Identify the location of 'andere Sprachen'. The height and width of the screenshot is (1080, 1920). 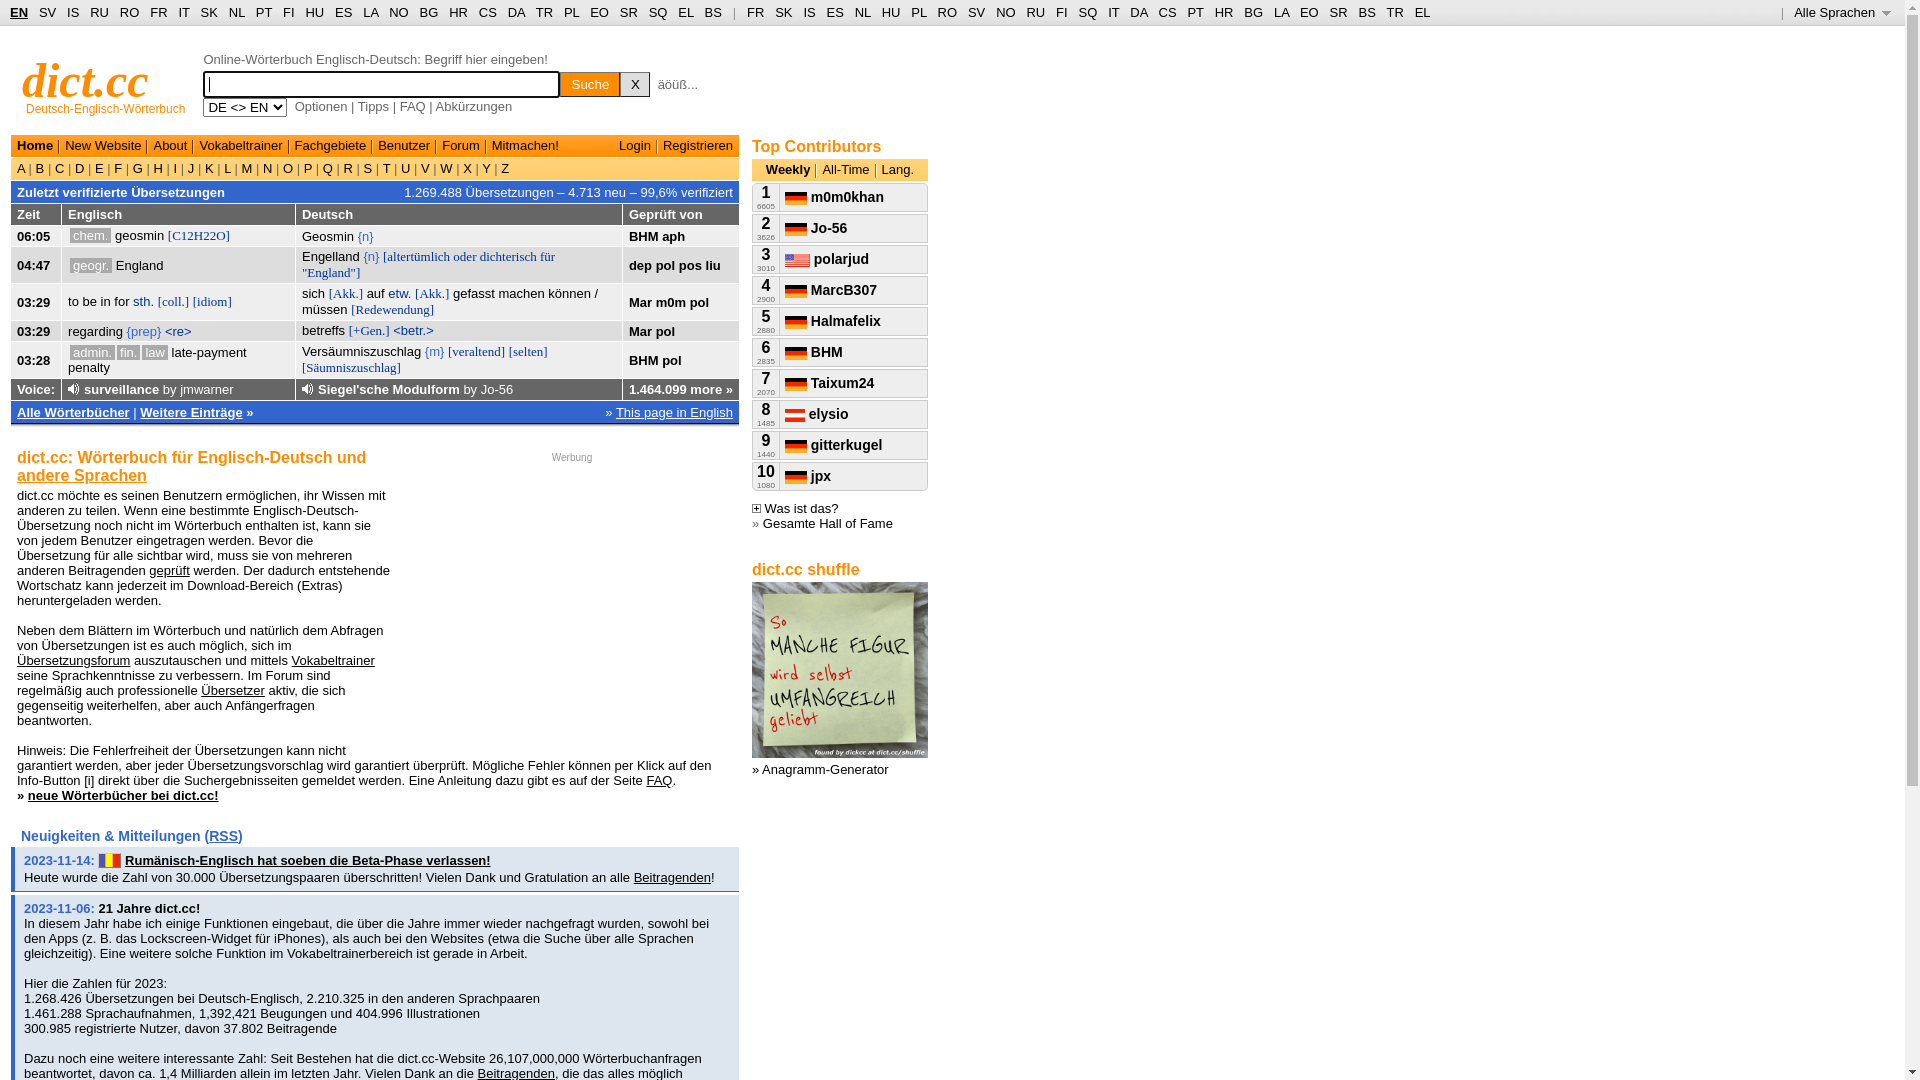
(80, 475).